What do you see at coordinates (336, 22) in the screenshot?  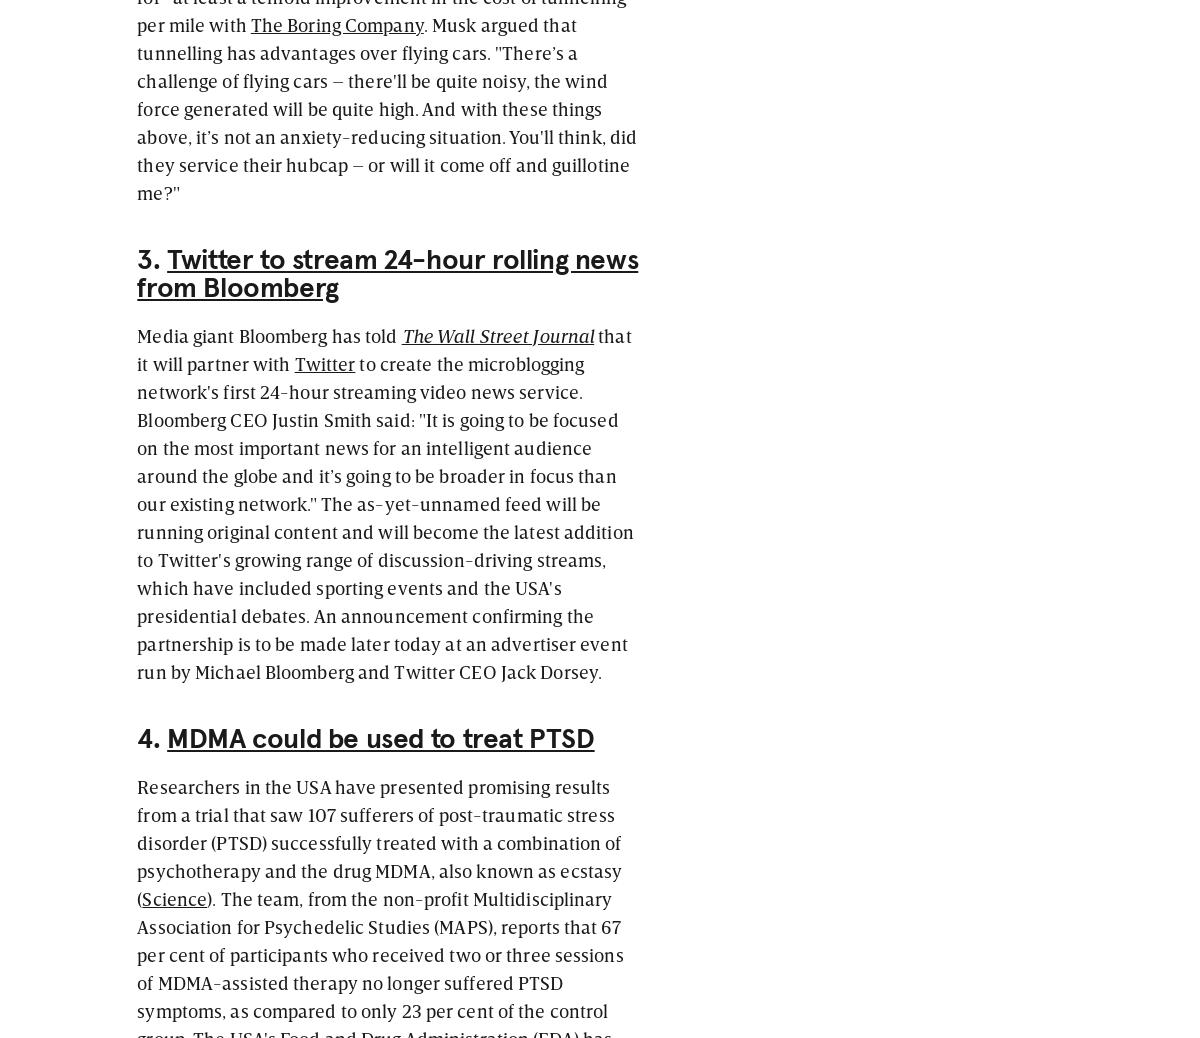 I see `'The Boring Company'` at bounding box center [336, 22].